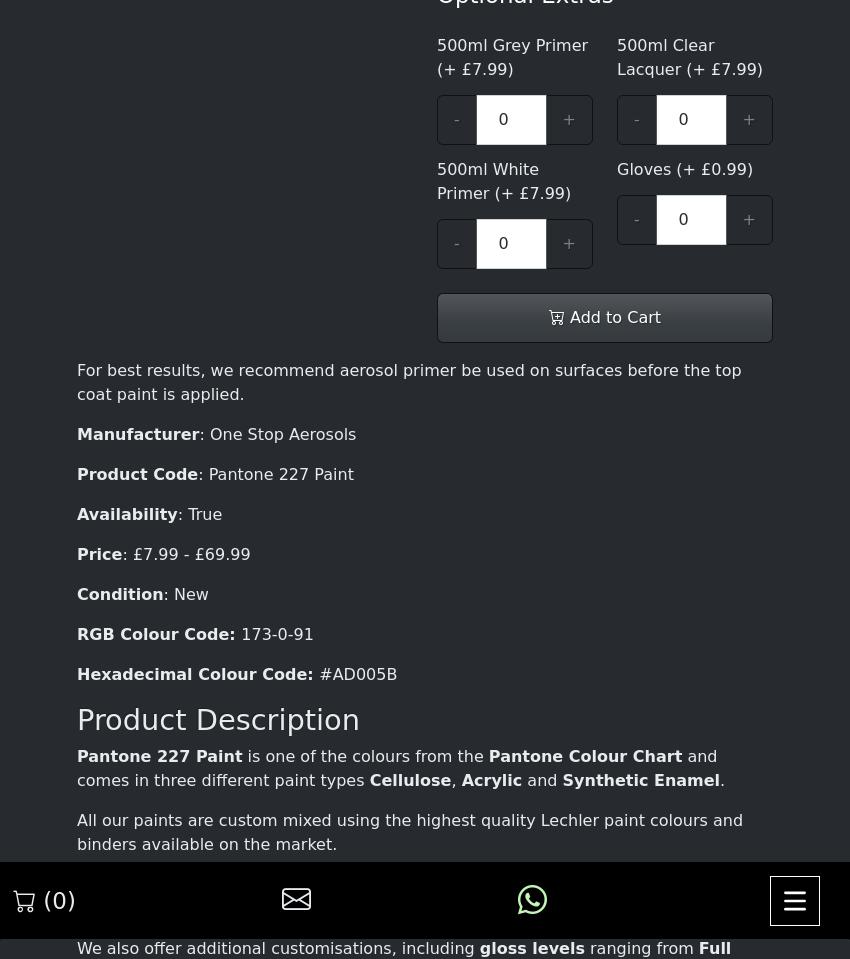 This screenshot has height=959, width=850. What do you see at coordinates (423, 52) in the screenshot?
I see `'Pantone 227 Paint aerosol cans, litre tins and touch up and repair pots/pens'` at bounding box center [423, 52].